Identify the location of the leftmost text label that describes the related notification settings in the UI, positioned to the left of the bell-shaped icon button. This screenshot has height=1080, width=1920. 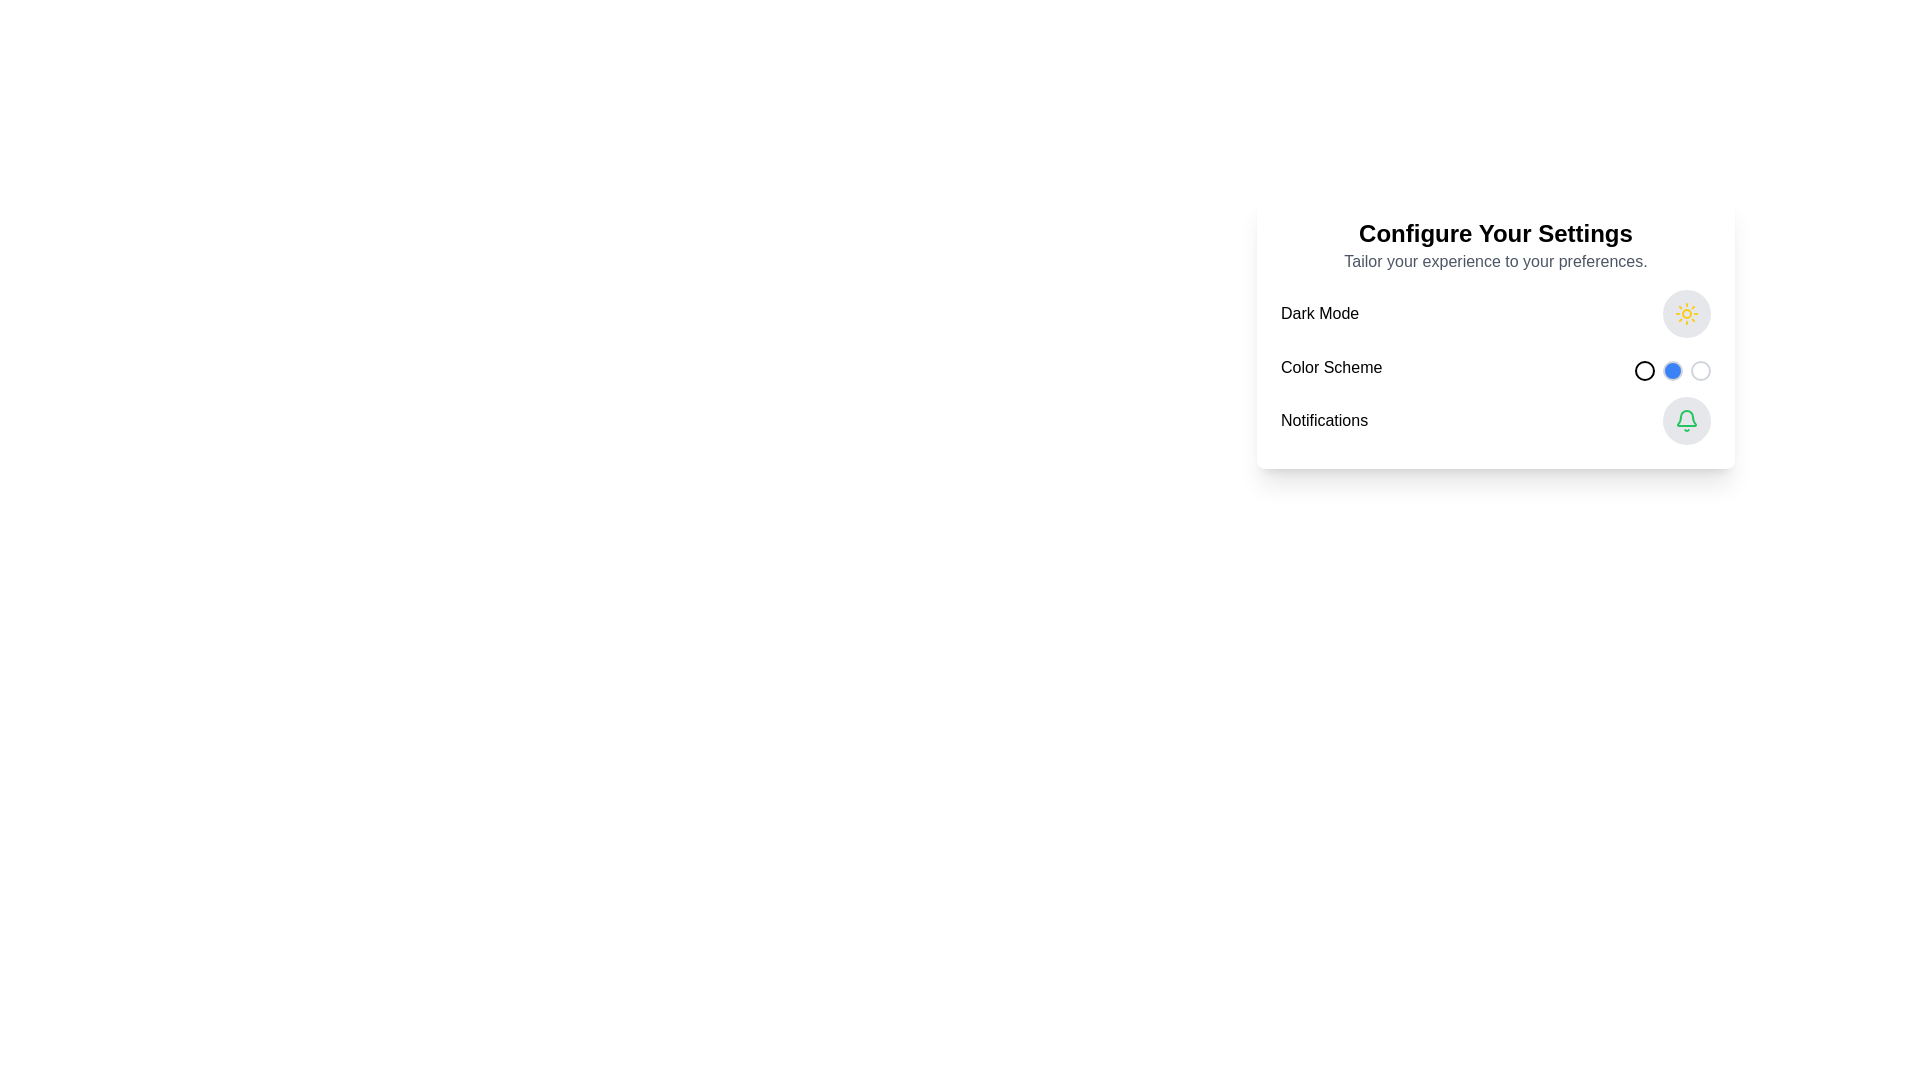
(1324, 419).